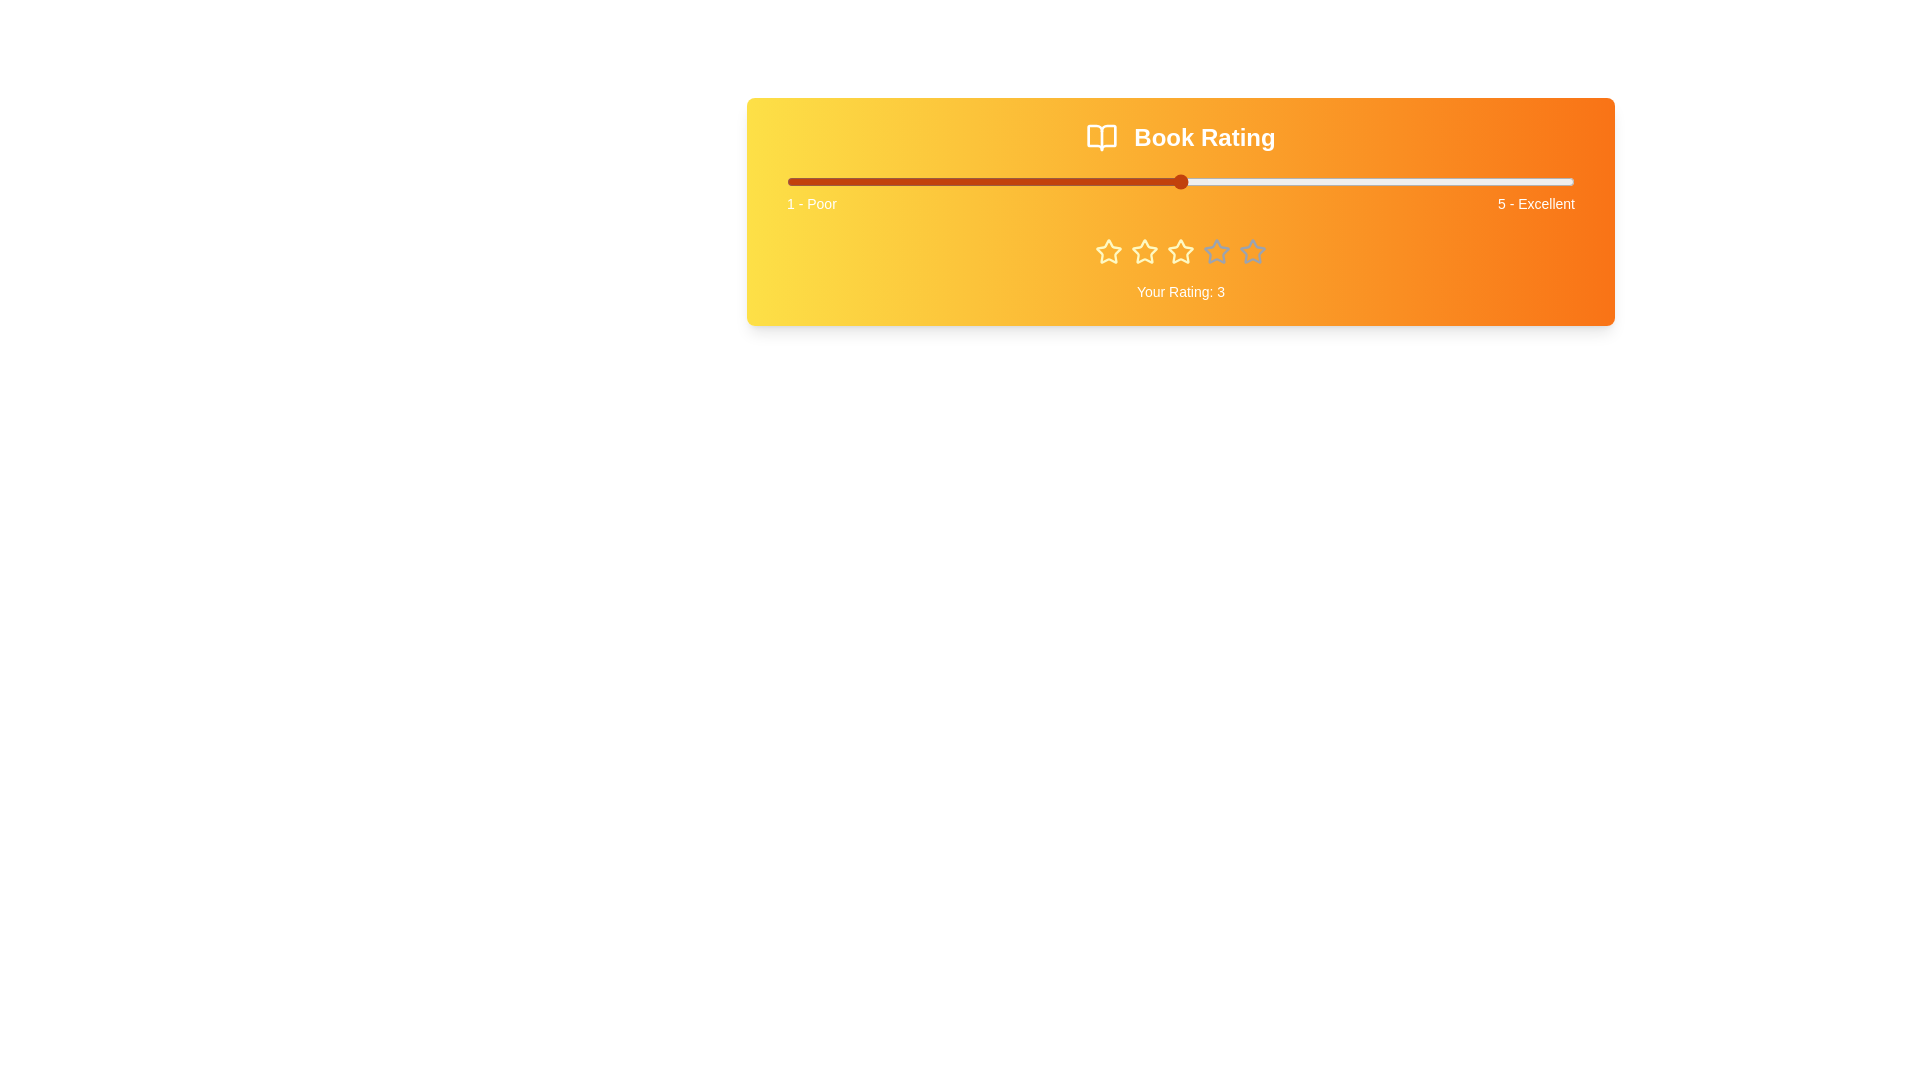 Image resolution: width=1920 pixels, height=1080 pixels. What do you see at coordinates (1145, 250) in the screenshot?
I see `the third star icon from the left in a horizontal sequence of five star icons` at bounding box center [1145, 250].